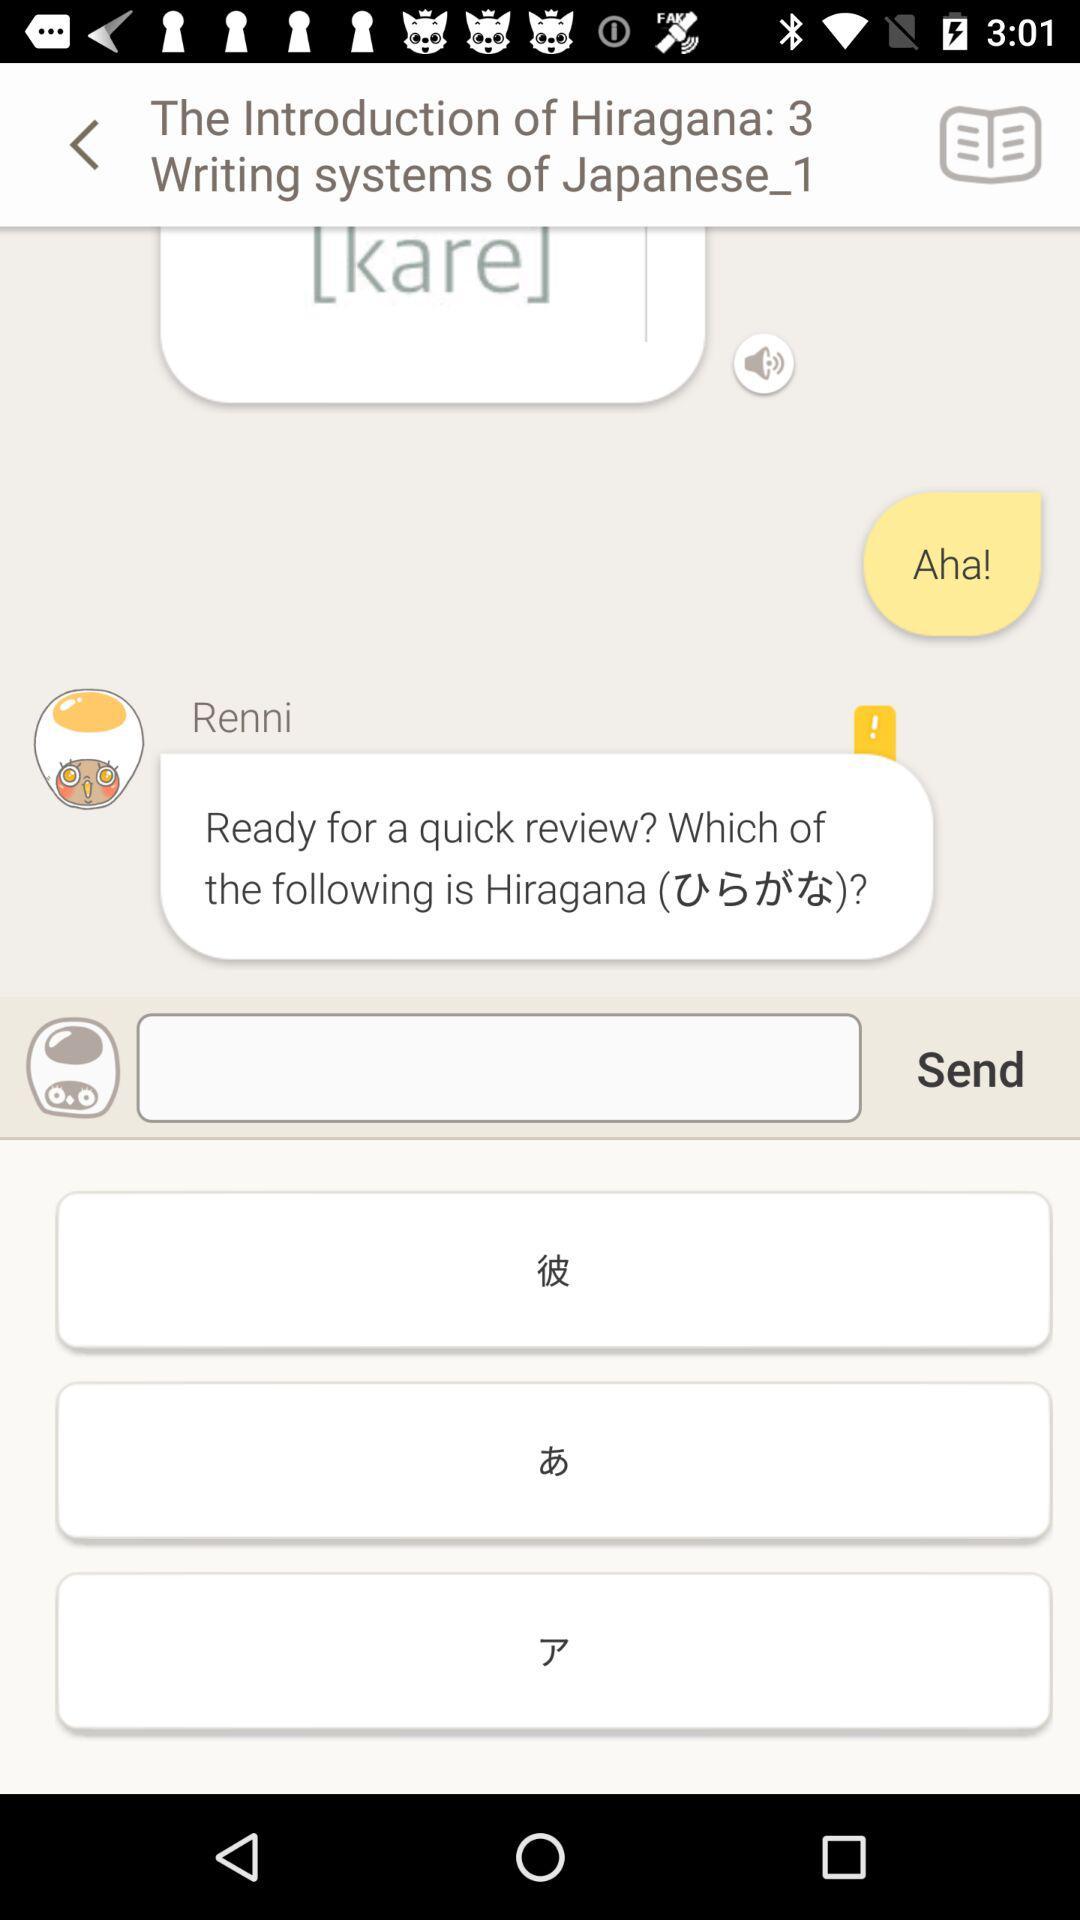  I want to click on the text aha, so click(951, 563).